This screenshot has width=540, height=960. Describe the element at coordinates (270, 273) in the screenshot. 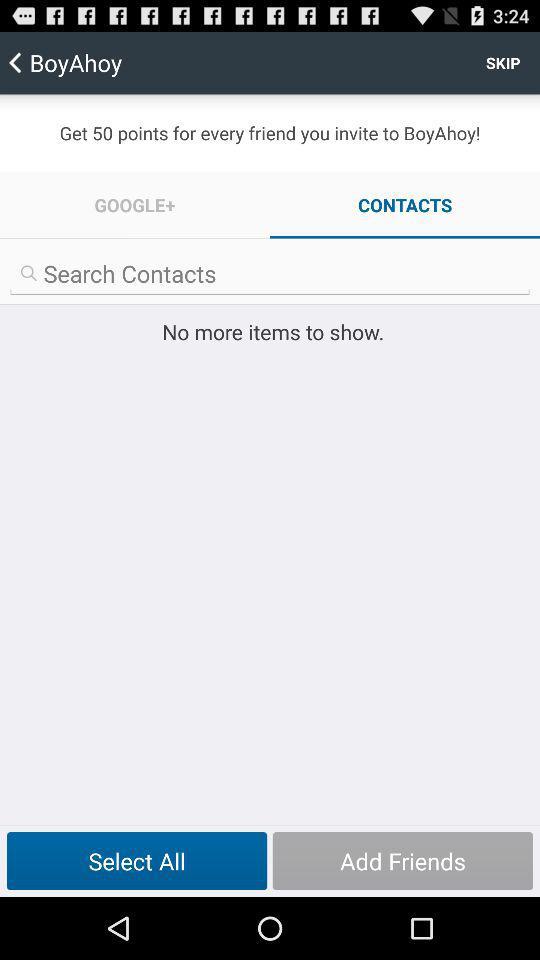

I see `search contacts` at that location.